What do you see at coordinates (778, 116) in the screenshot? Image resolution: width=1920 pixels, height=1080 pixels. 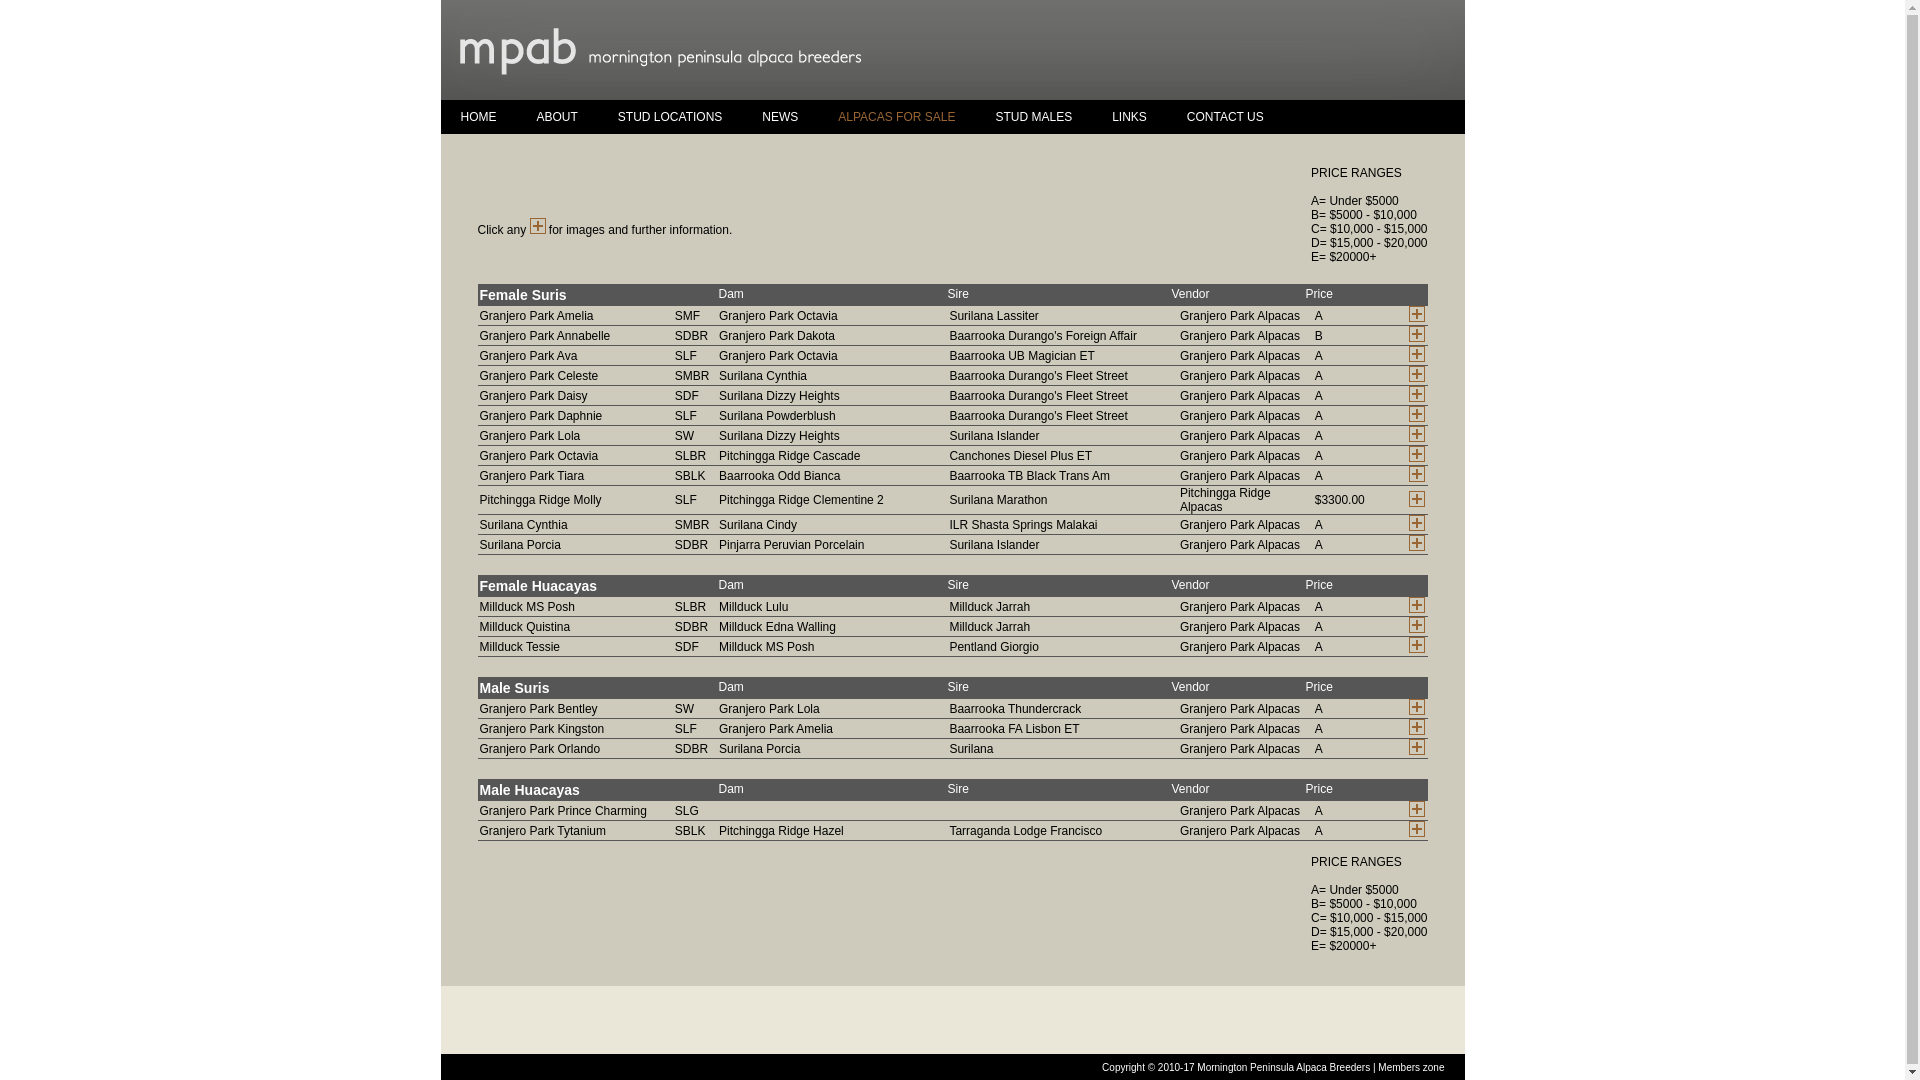 I see `'NEWS'` at bounding box center [778, 116].